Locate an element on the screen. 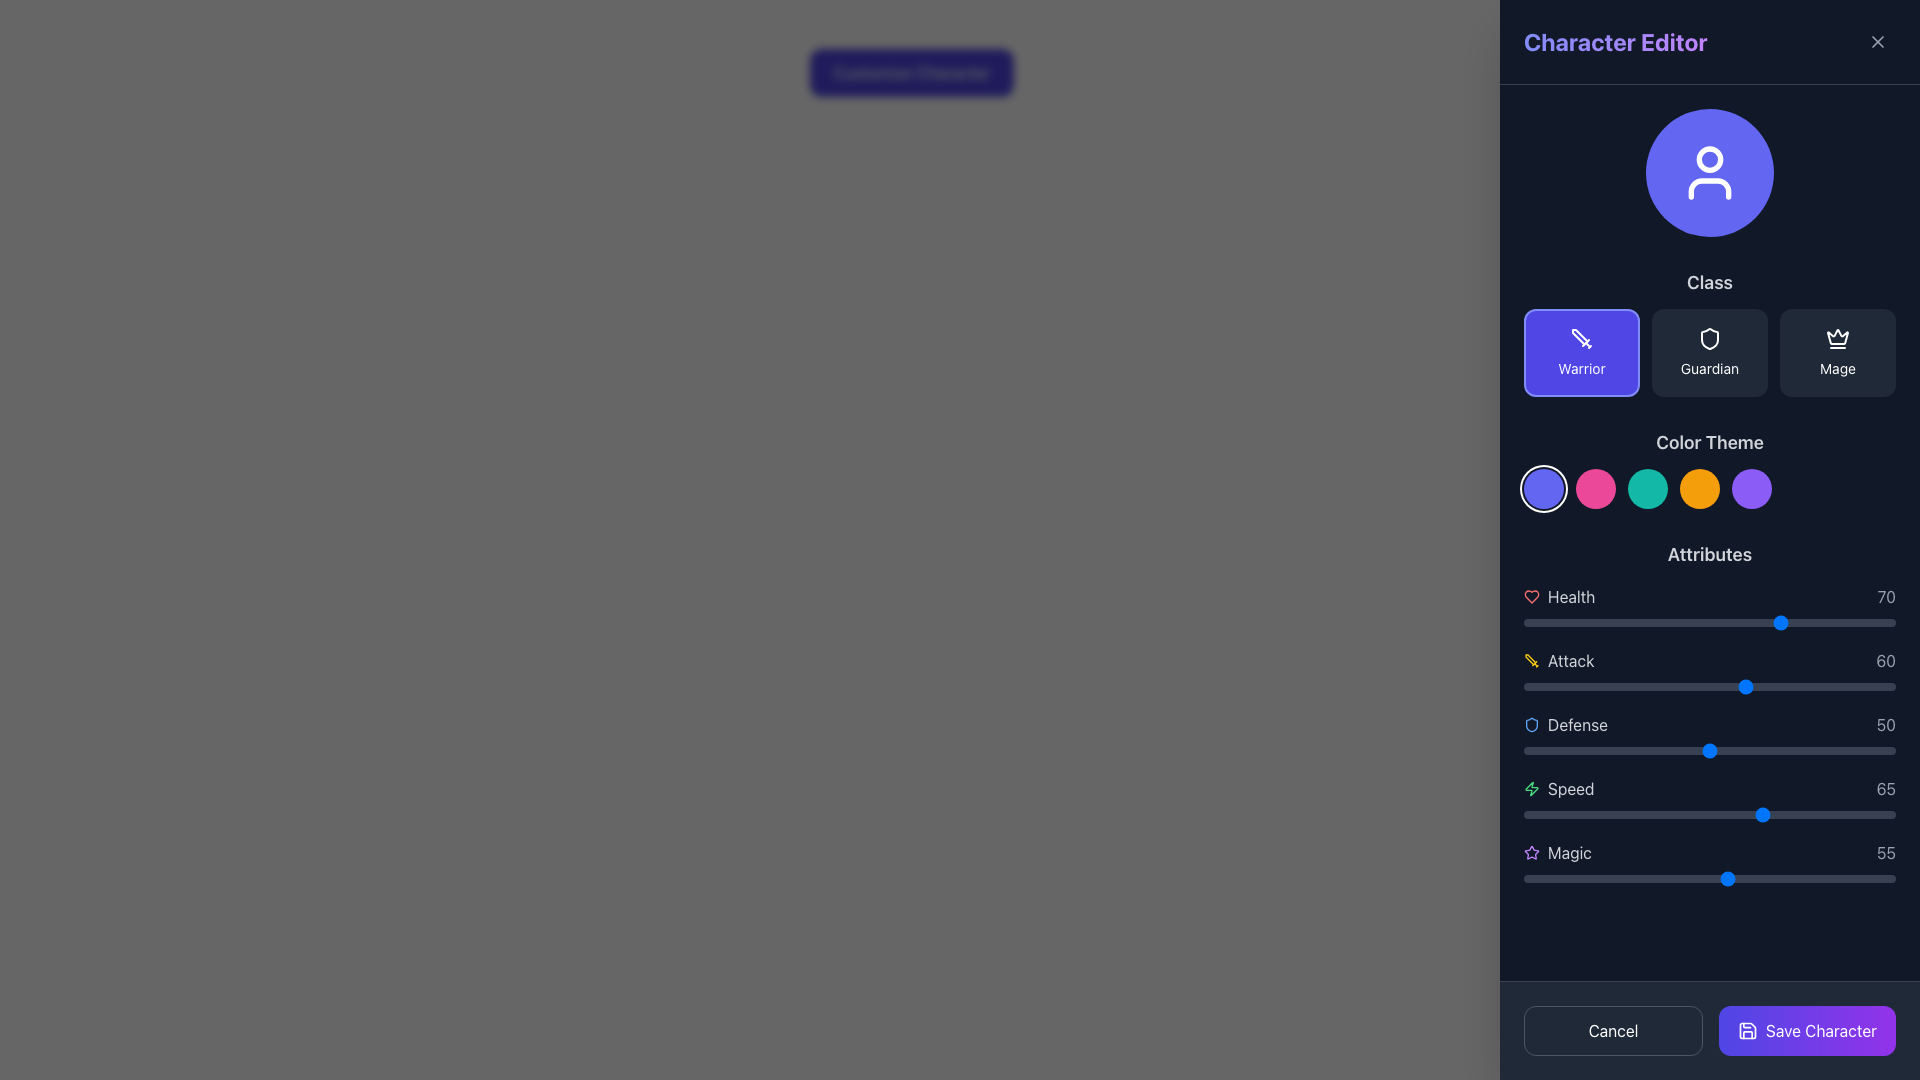 The image size is (1920, 1080). the gray number '55' static text label displayed in a clear sans-serif font, located at the right-side end of the 'Magic' attribute row, aligned horizontally with the star icon and the text 'Magic' is located at coordinates (1885, 852).